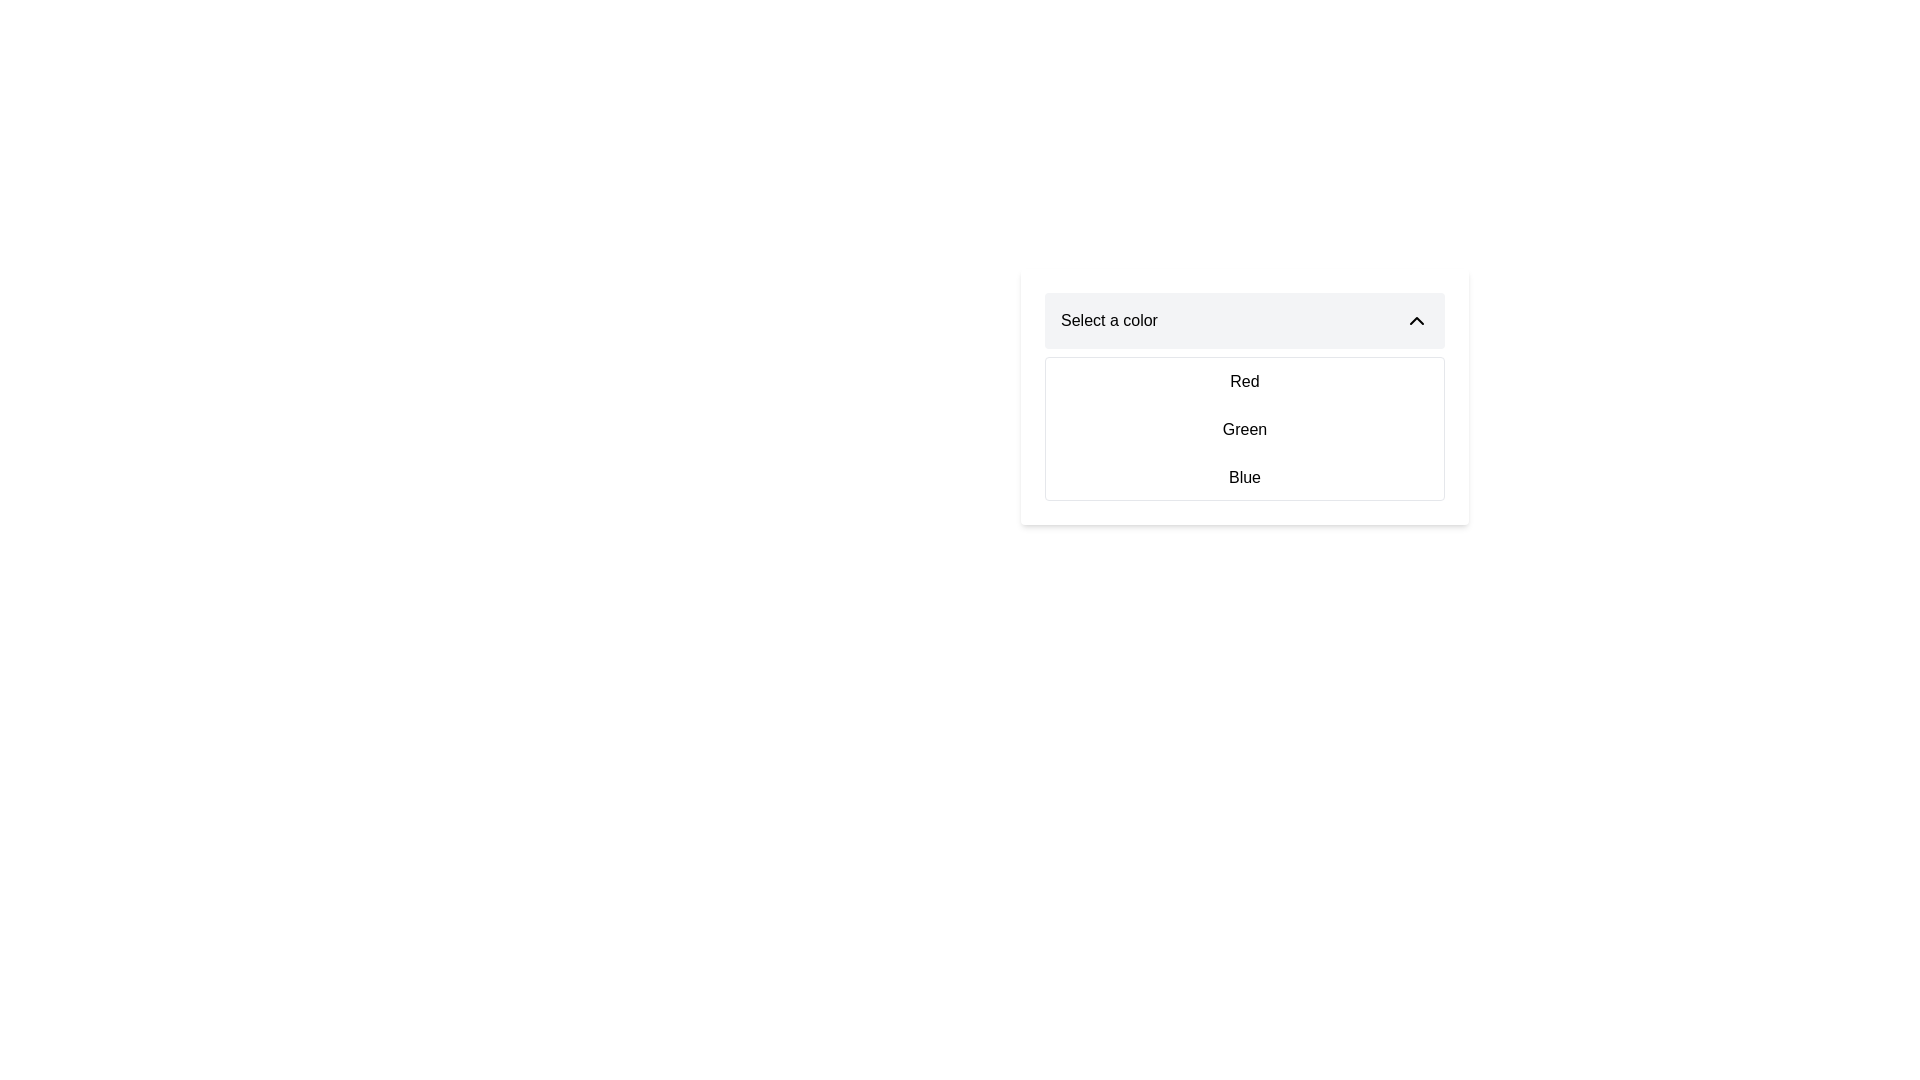 The width and height of the screenshot is (1920, 1080). Describe the element at coordinates (1243, 428) in the screenshot. I see `the selectable menu item displaying the text 'Green'` at that location.